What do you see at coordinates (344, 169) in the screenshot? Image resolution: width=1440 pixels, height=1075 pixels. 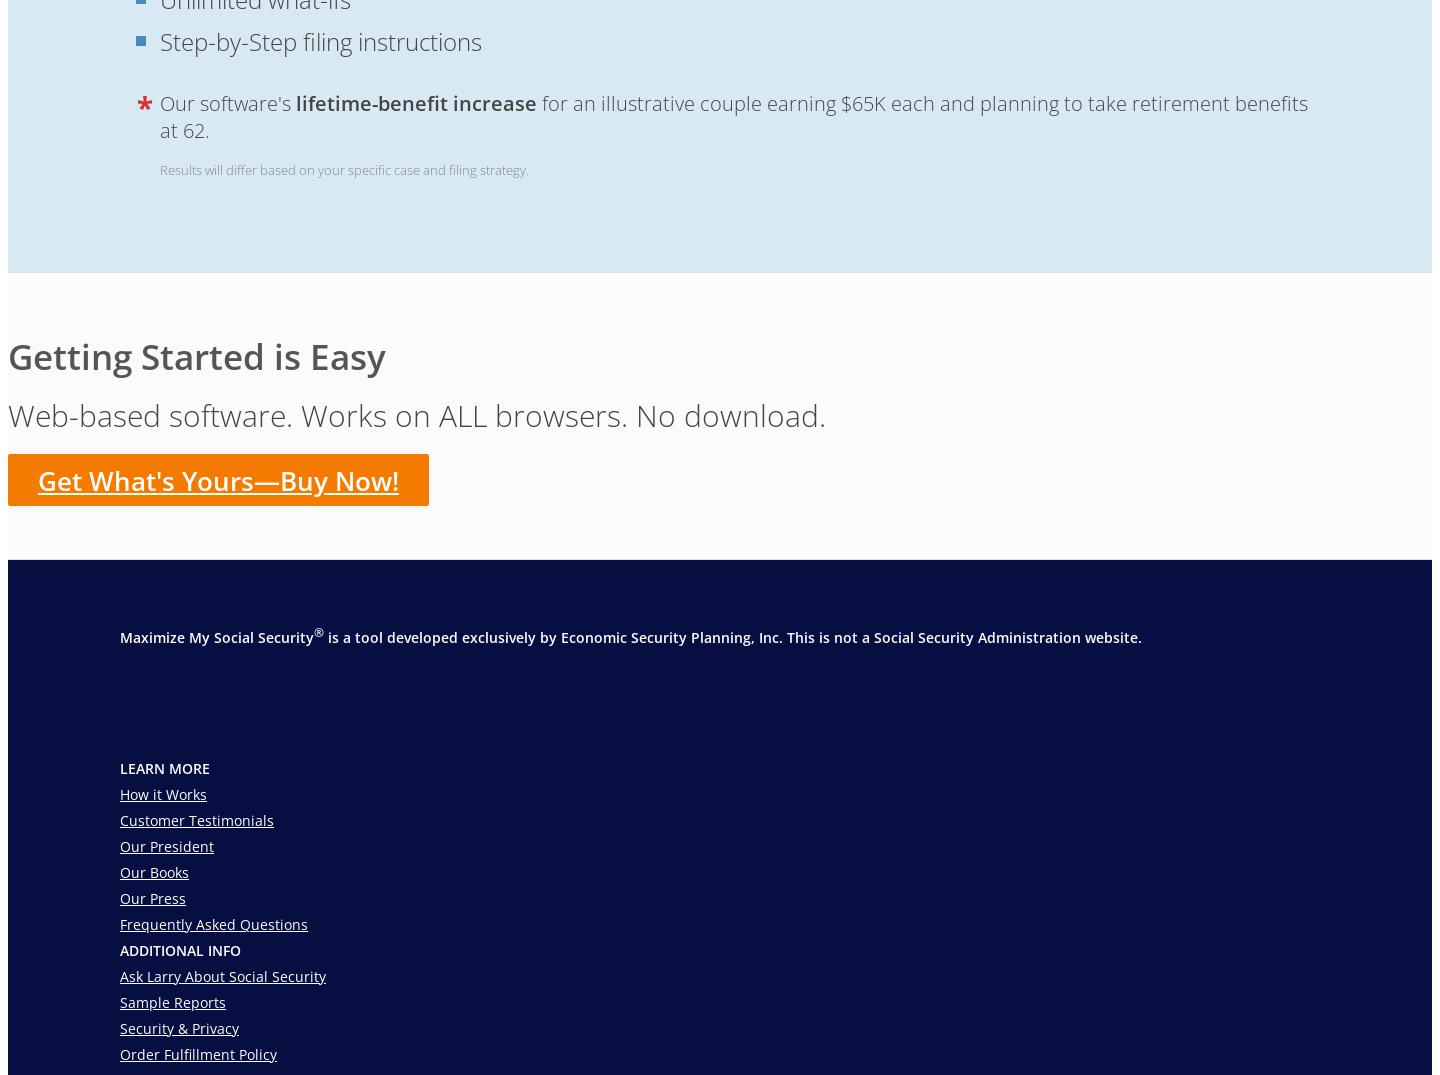 I see `'Results will differ based on your specific case and filing strategy.'` at bounding box center [344, 169].